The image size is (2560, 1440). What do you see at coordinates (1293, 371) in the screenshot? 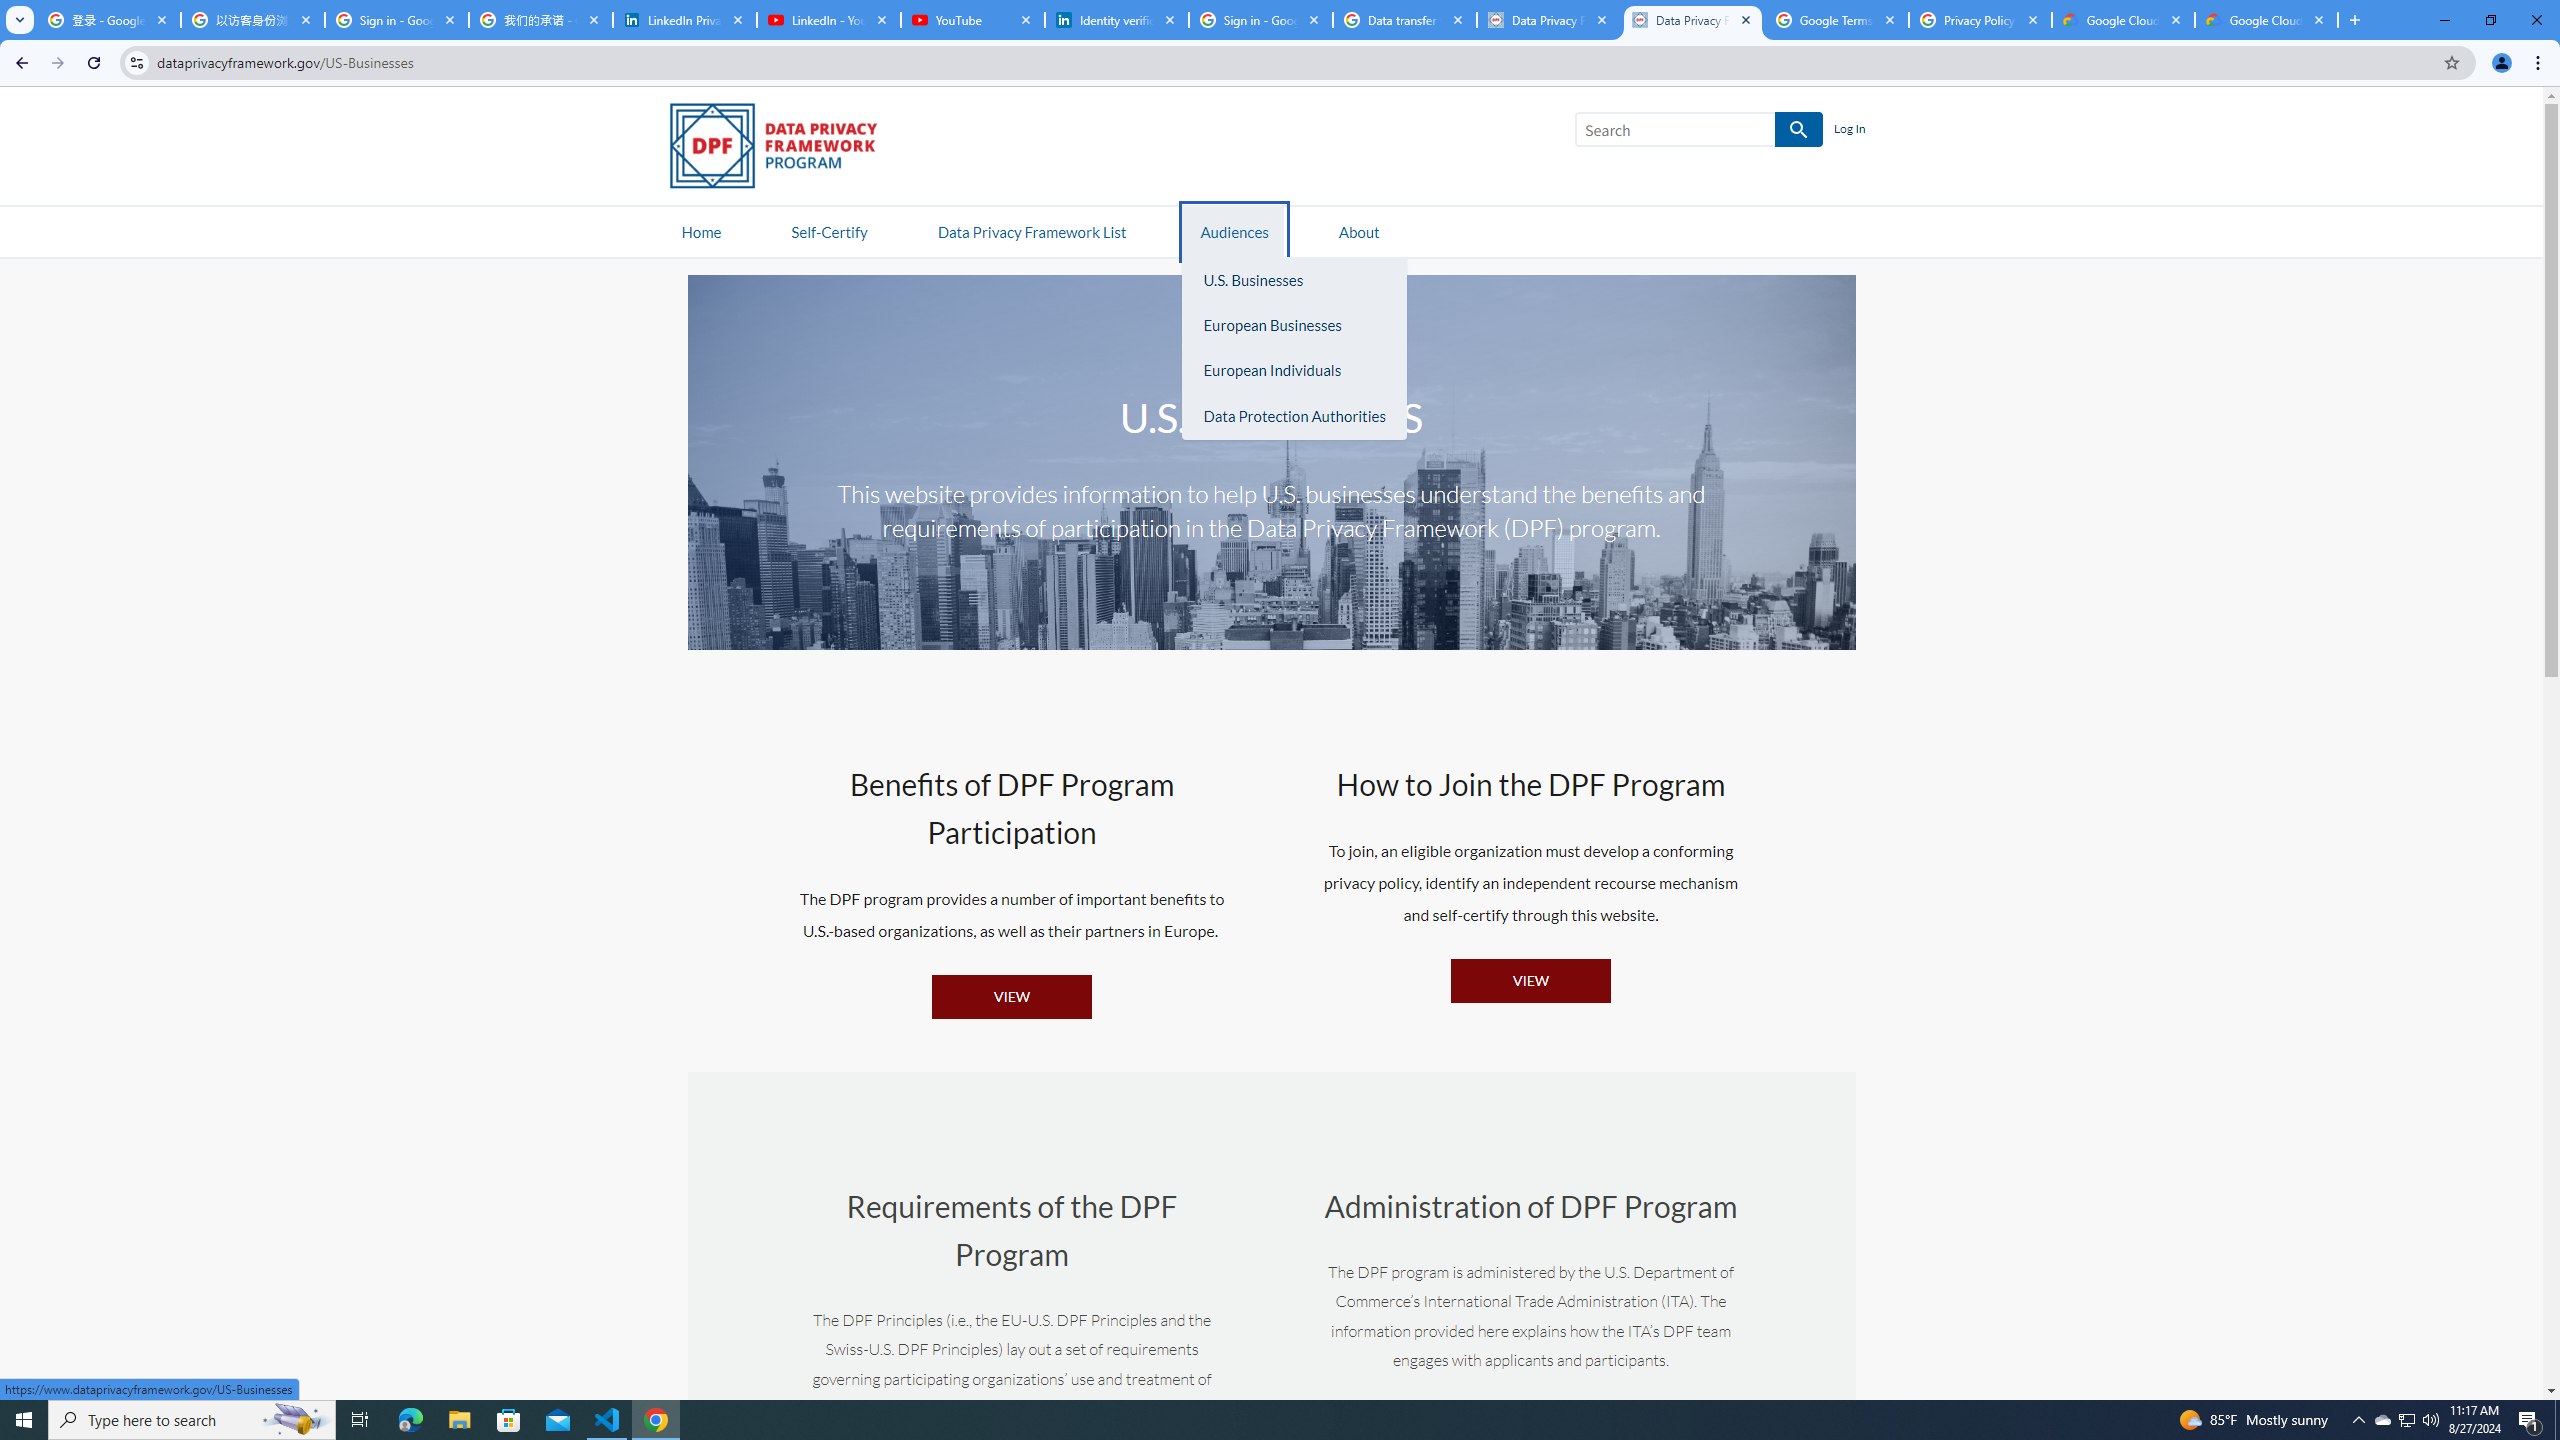
I see `'European Individuals'` at bounding box center [1293, 371].